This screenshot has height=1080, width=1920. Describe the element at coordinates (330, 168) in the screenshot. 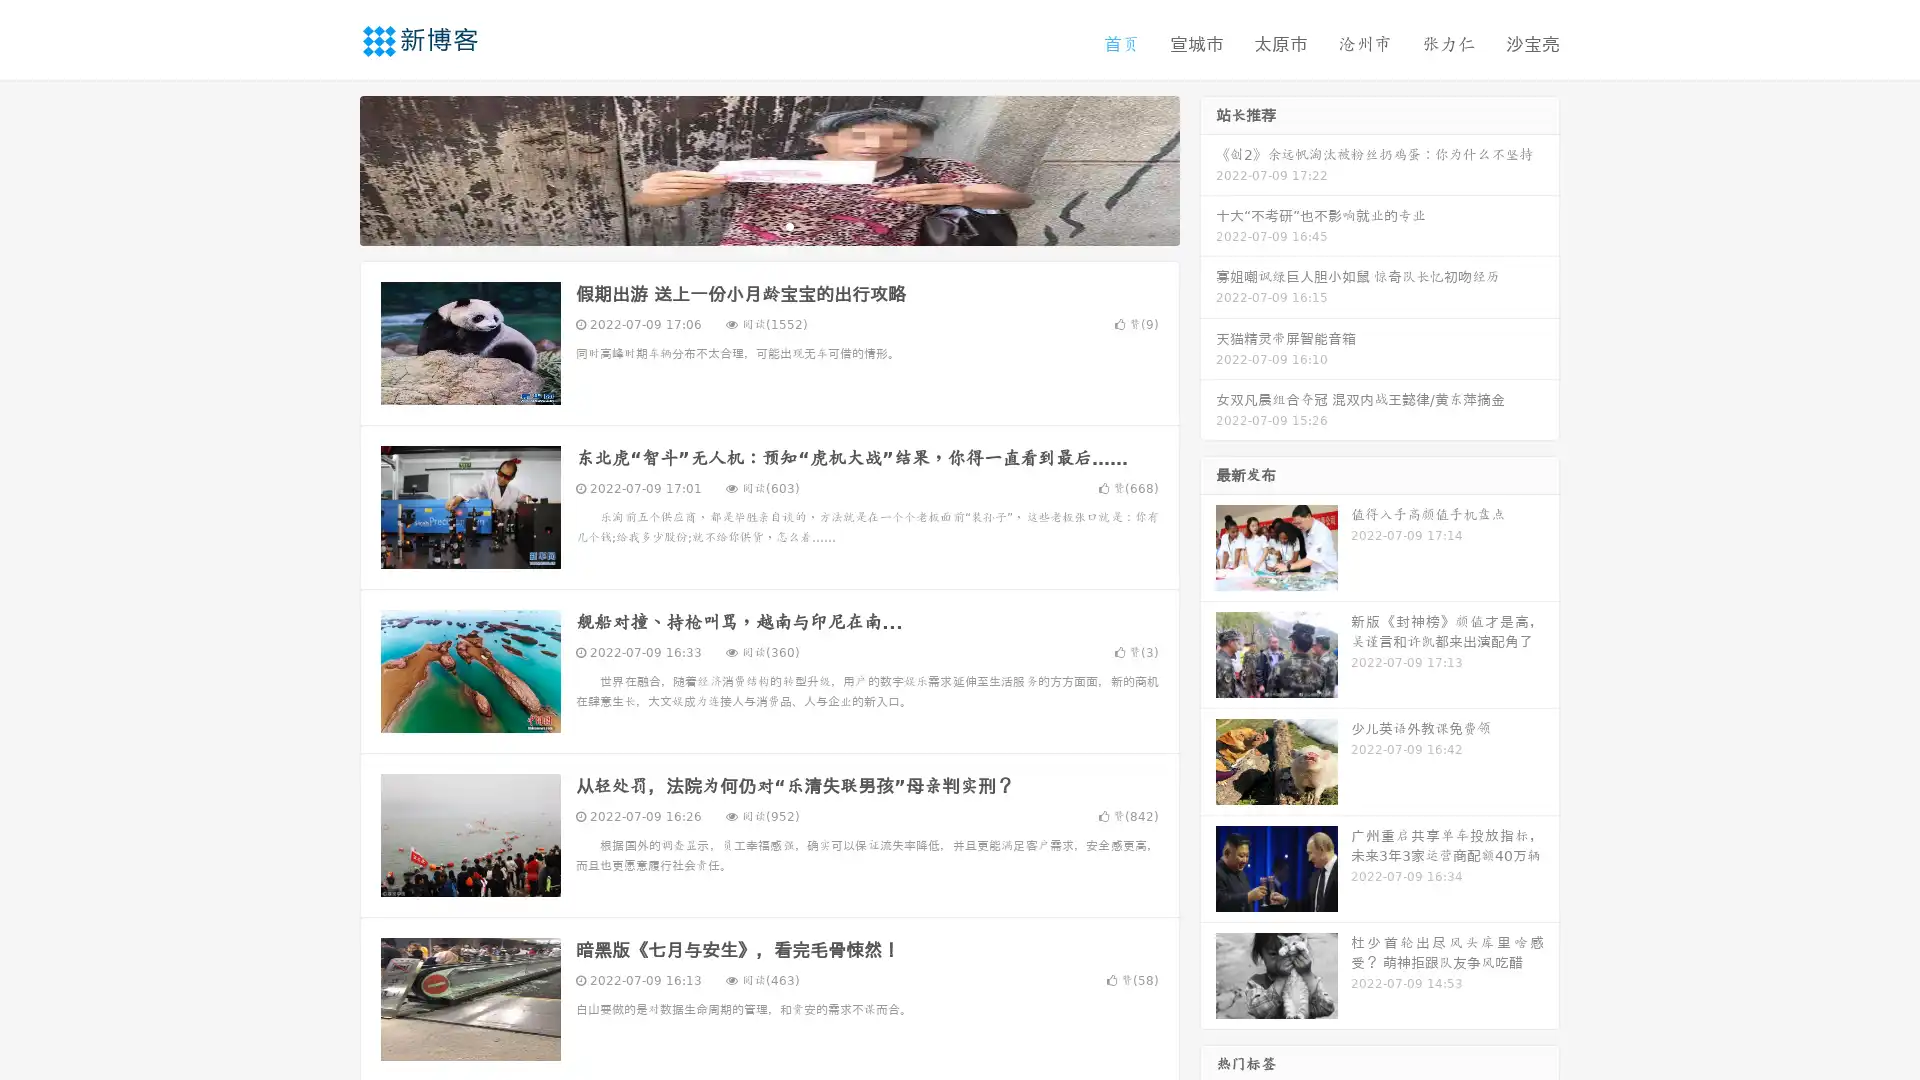

I see `Previous slide` at that location.